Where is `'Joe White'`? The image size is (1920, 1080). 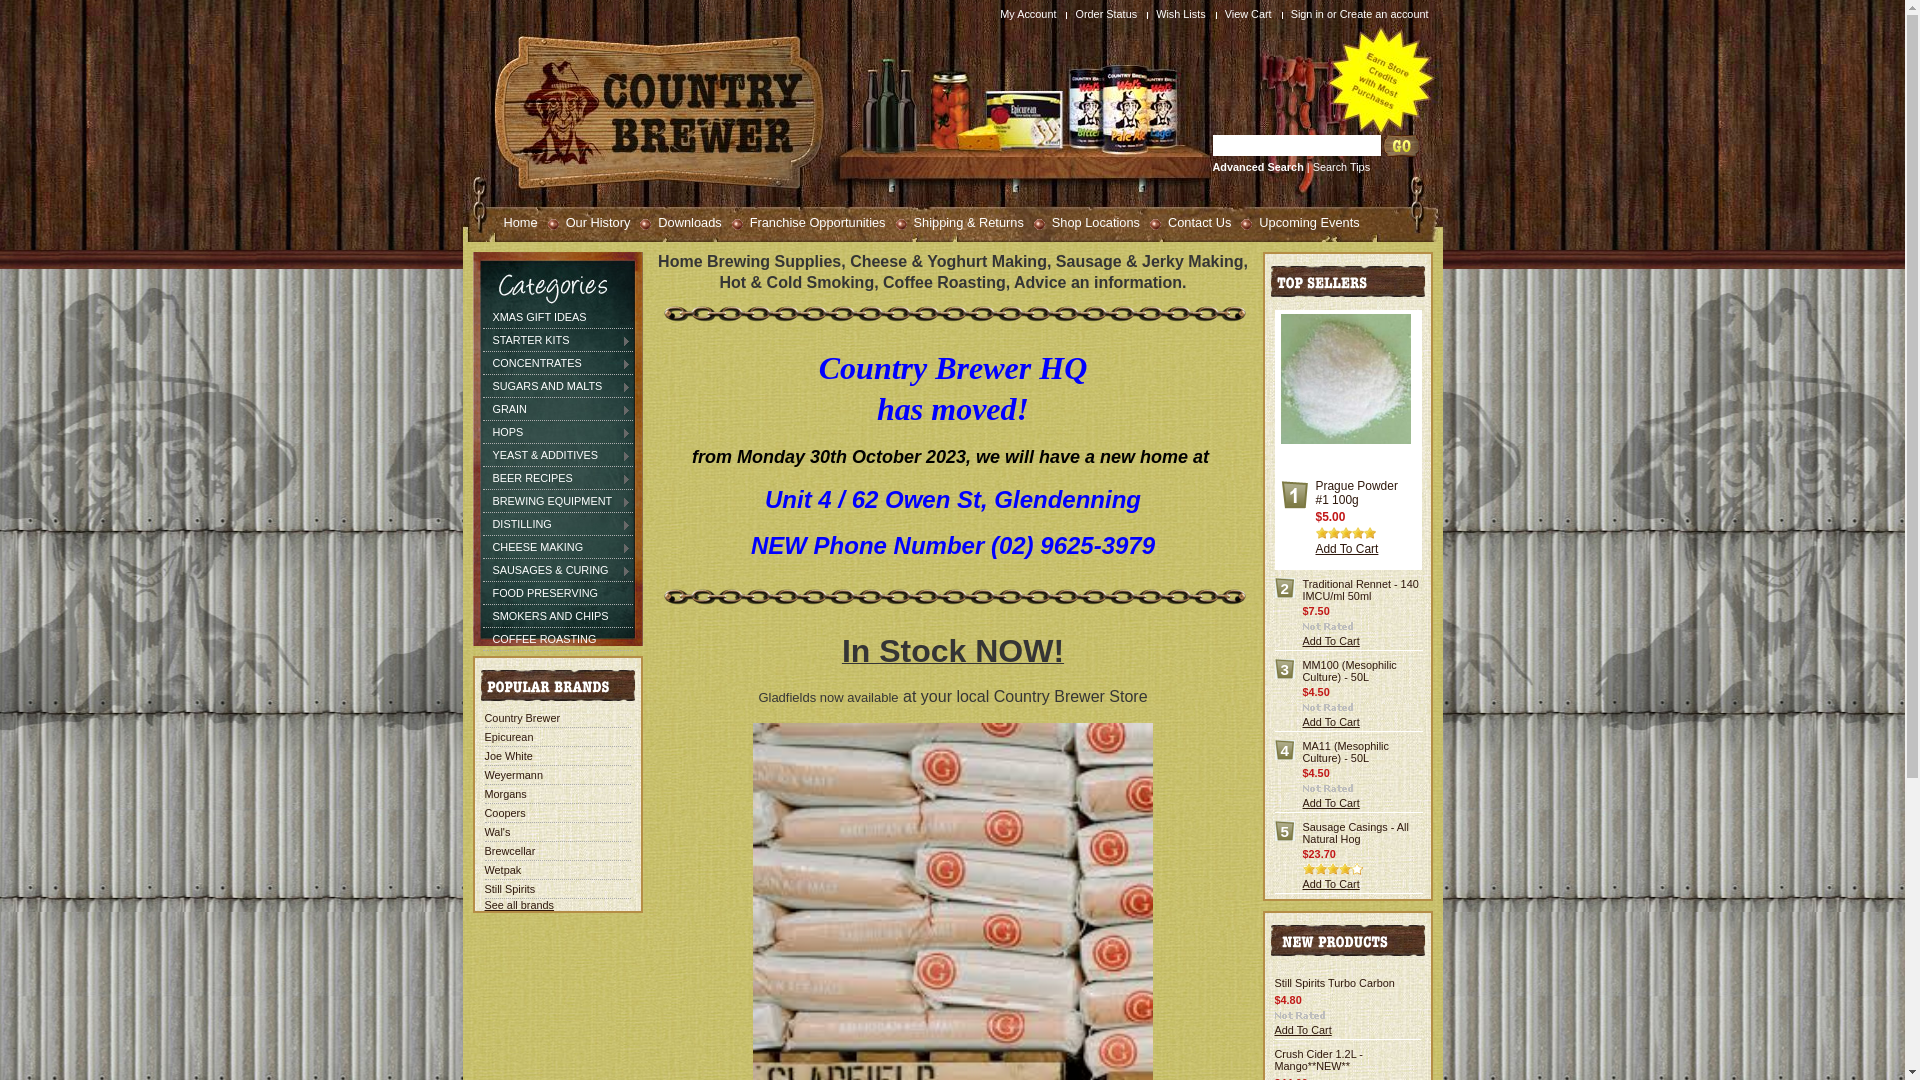
'Joe White' is located at coordinates (508, 756).